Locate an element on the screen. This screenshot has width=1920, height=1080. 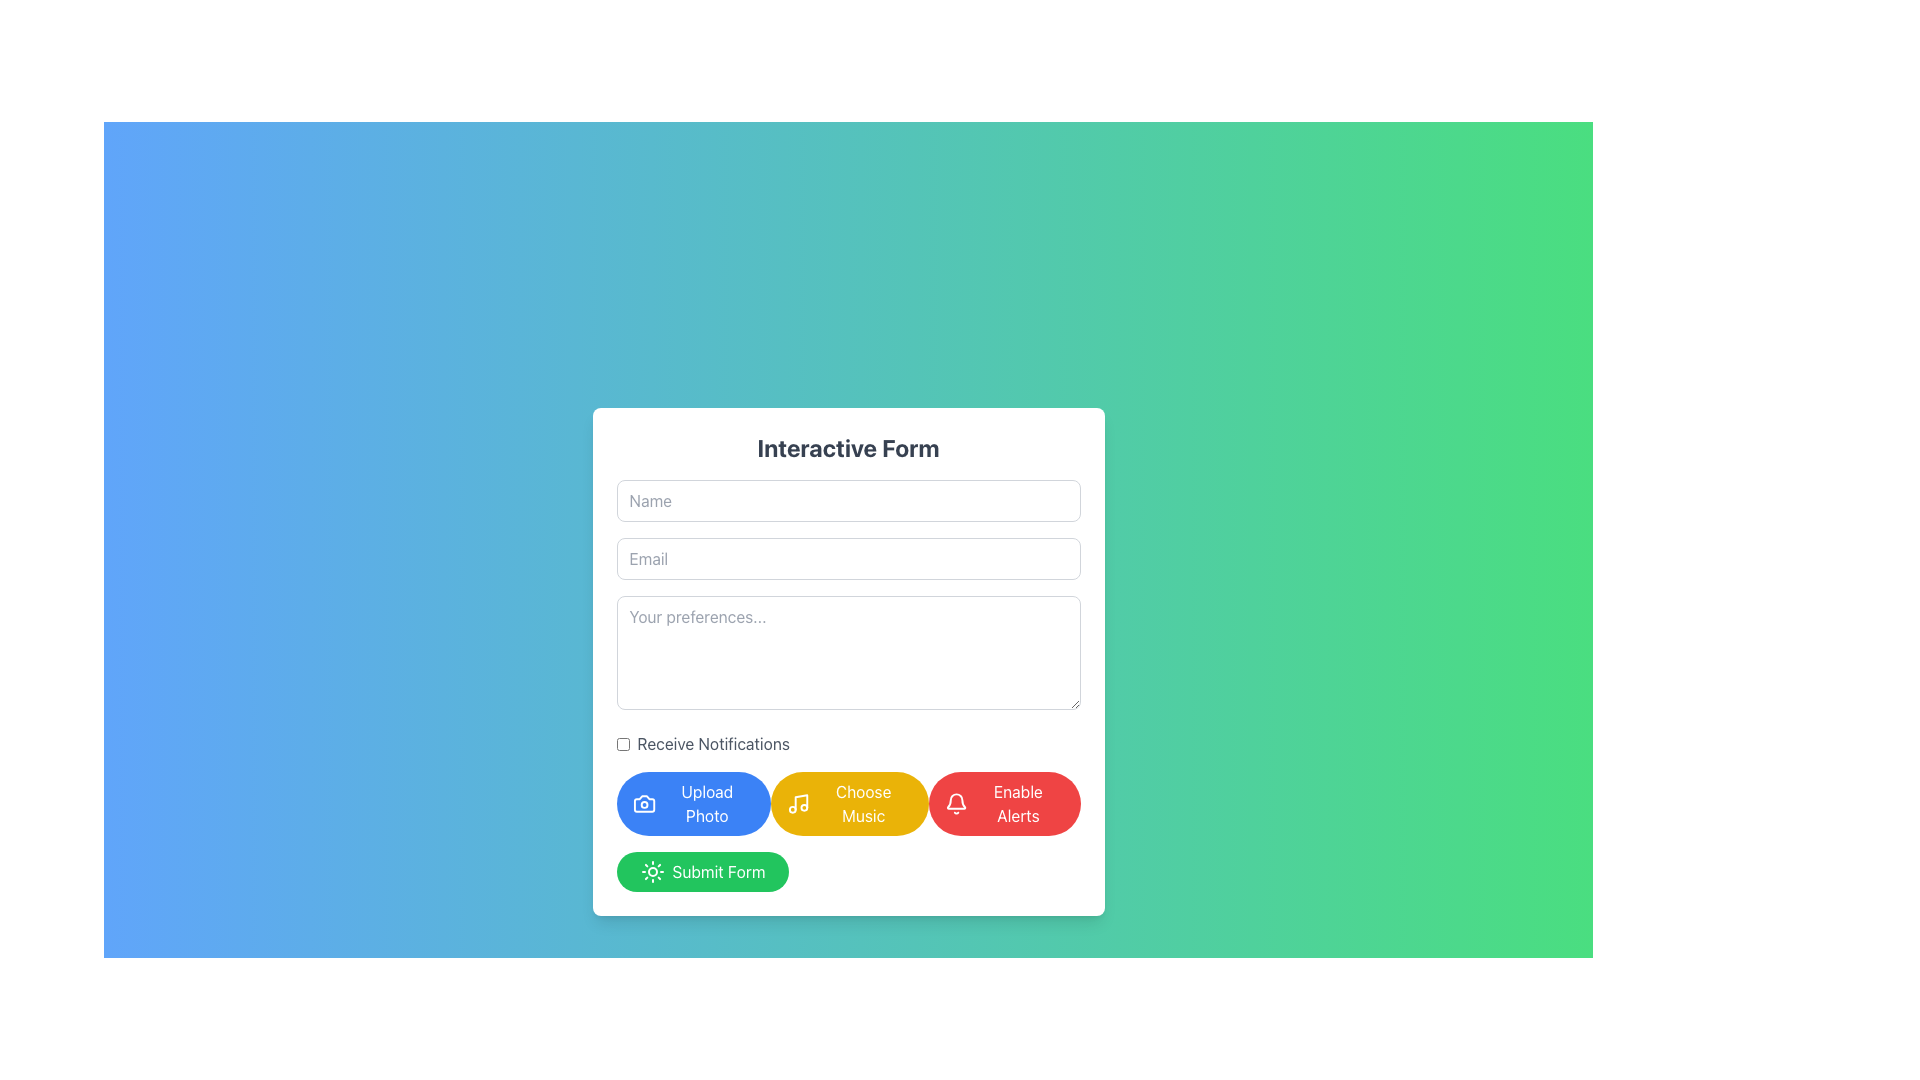
the camera icon inside the blue rounded rectangle button labeled 'Upload Photo', which is the first button from the left in a row of four buttons below the form is located at coordinates (643, 802).